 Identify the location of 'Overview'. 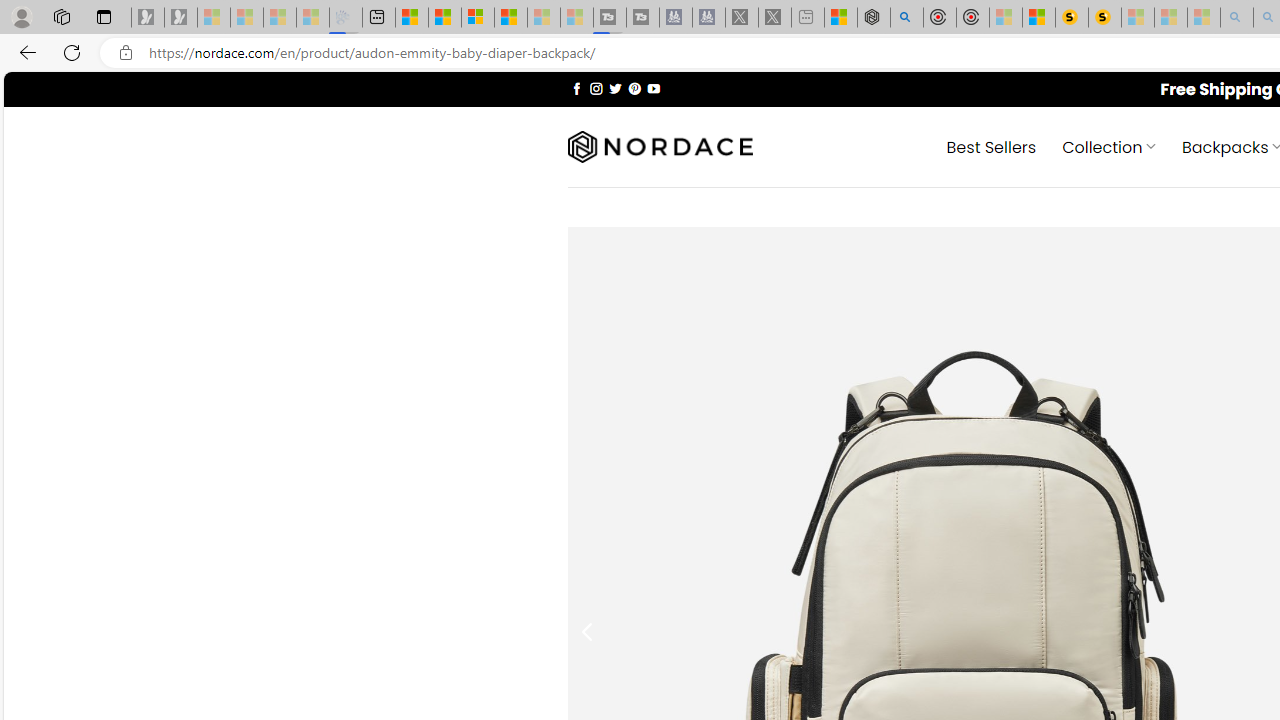
(477, 17).